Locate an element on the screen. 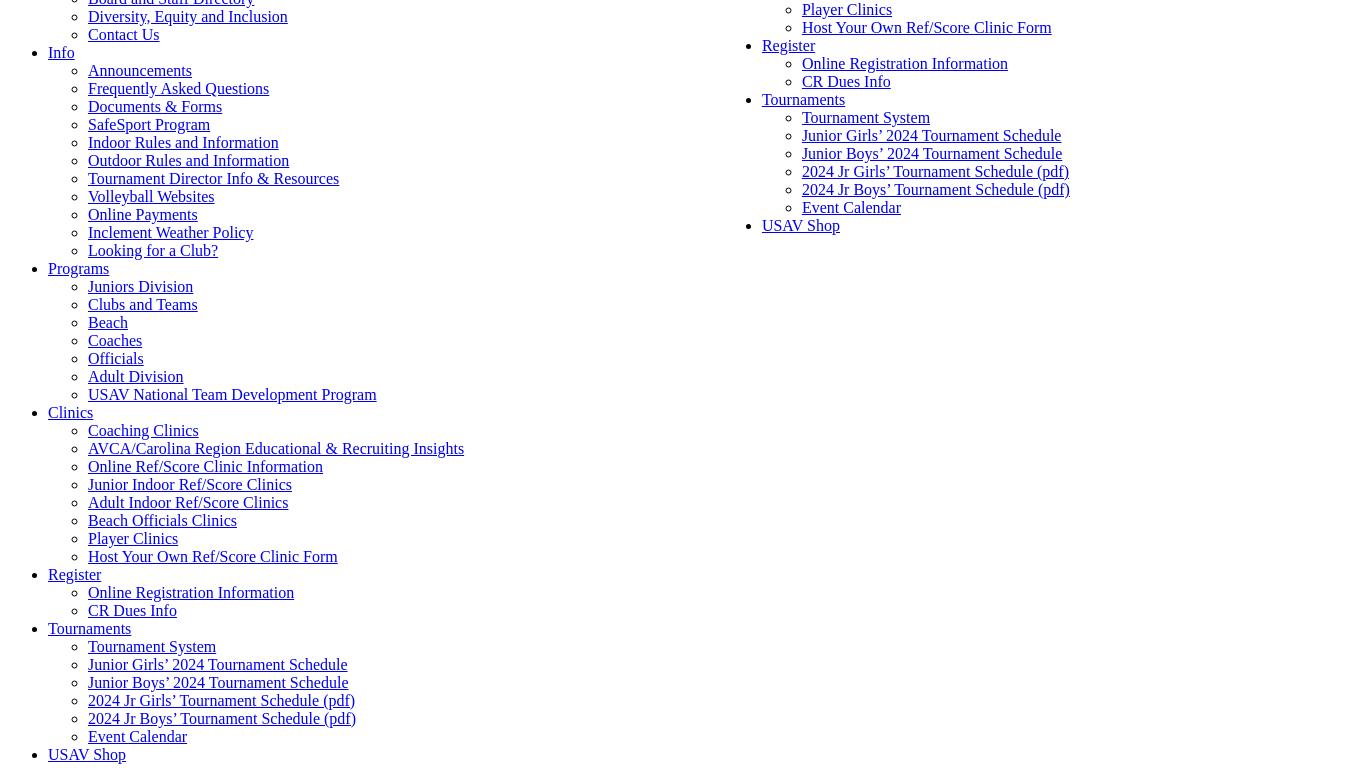 Image resolution: width=1366 pixels, height=779 pixels. 'Announcements' is located at coordinates (138, 69).